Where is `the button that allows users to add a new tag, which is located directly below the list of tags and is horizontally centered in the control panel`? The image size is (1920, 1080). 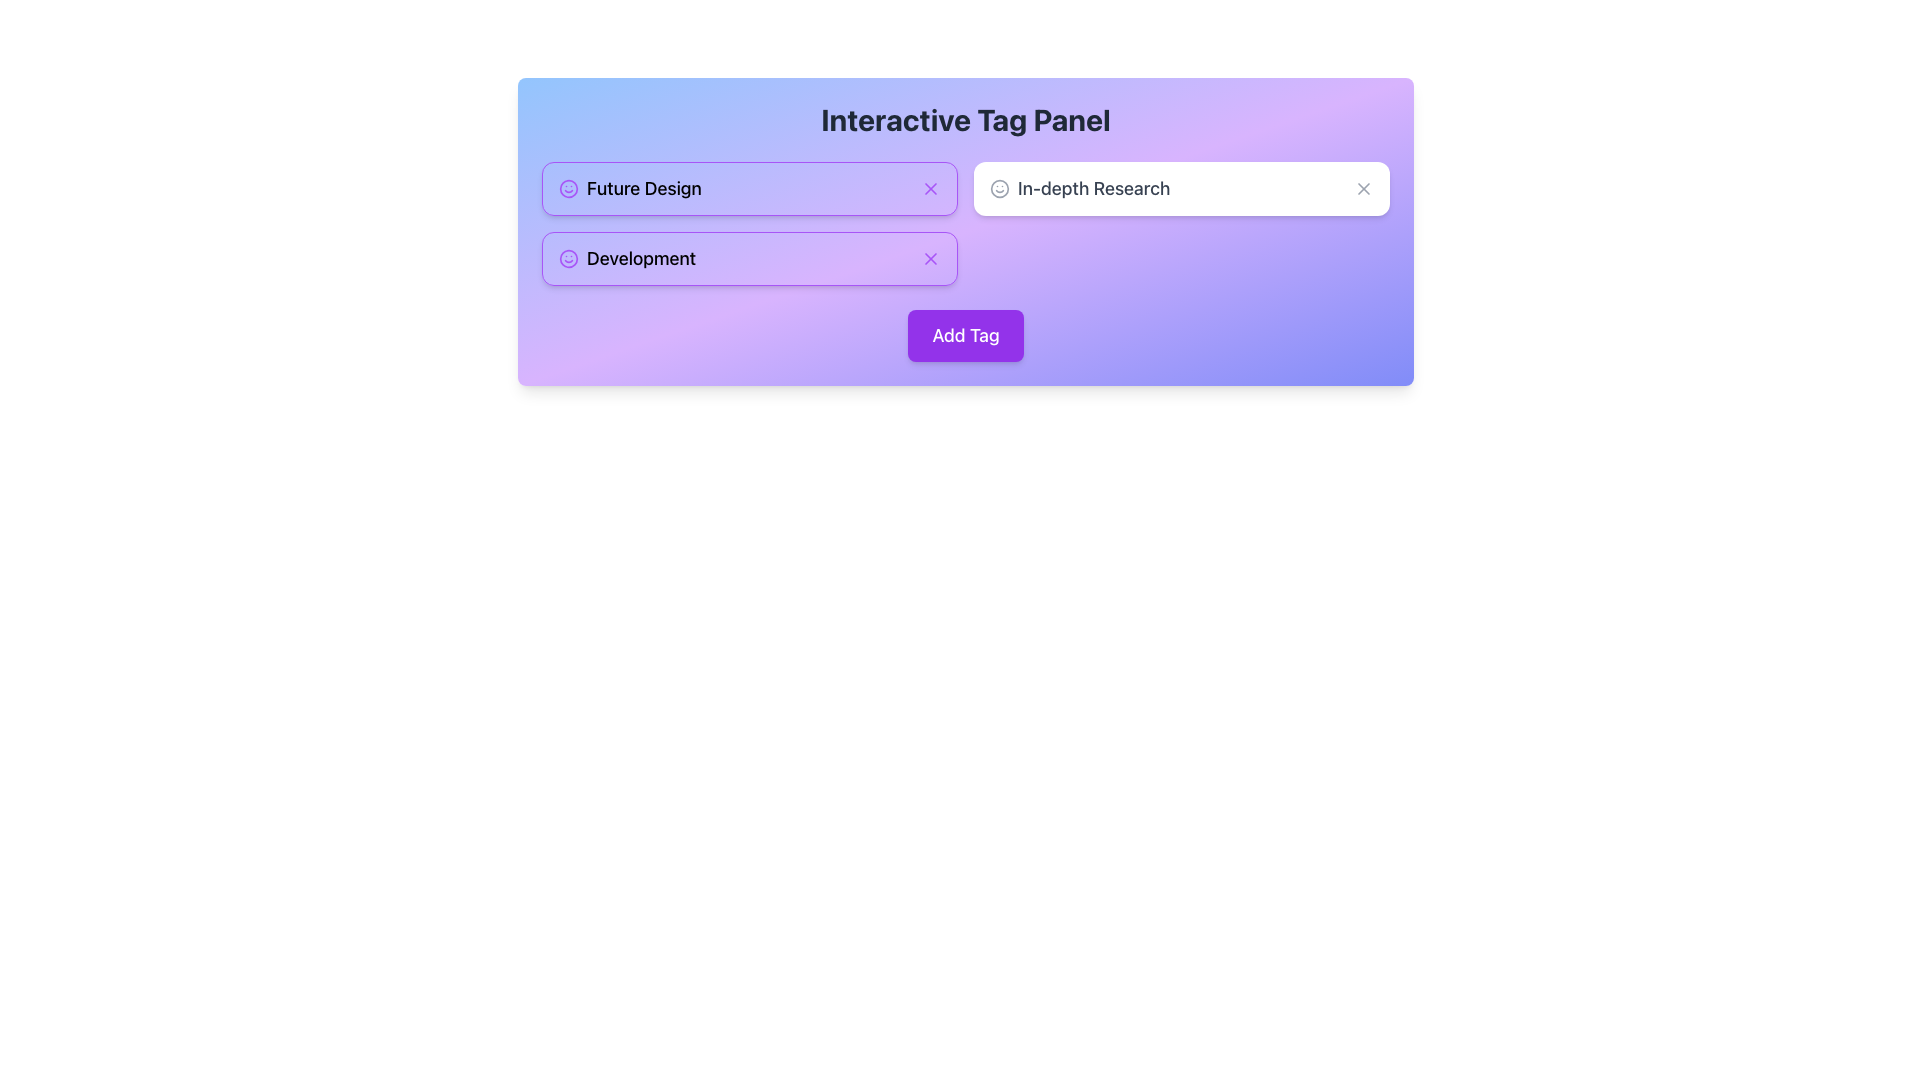
the button that allows users to add a new tag, which is located directly below the list of tags and is horizontally centered in the control panel is located at coordinates (965, 334).